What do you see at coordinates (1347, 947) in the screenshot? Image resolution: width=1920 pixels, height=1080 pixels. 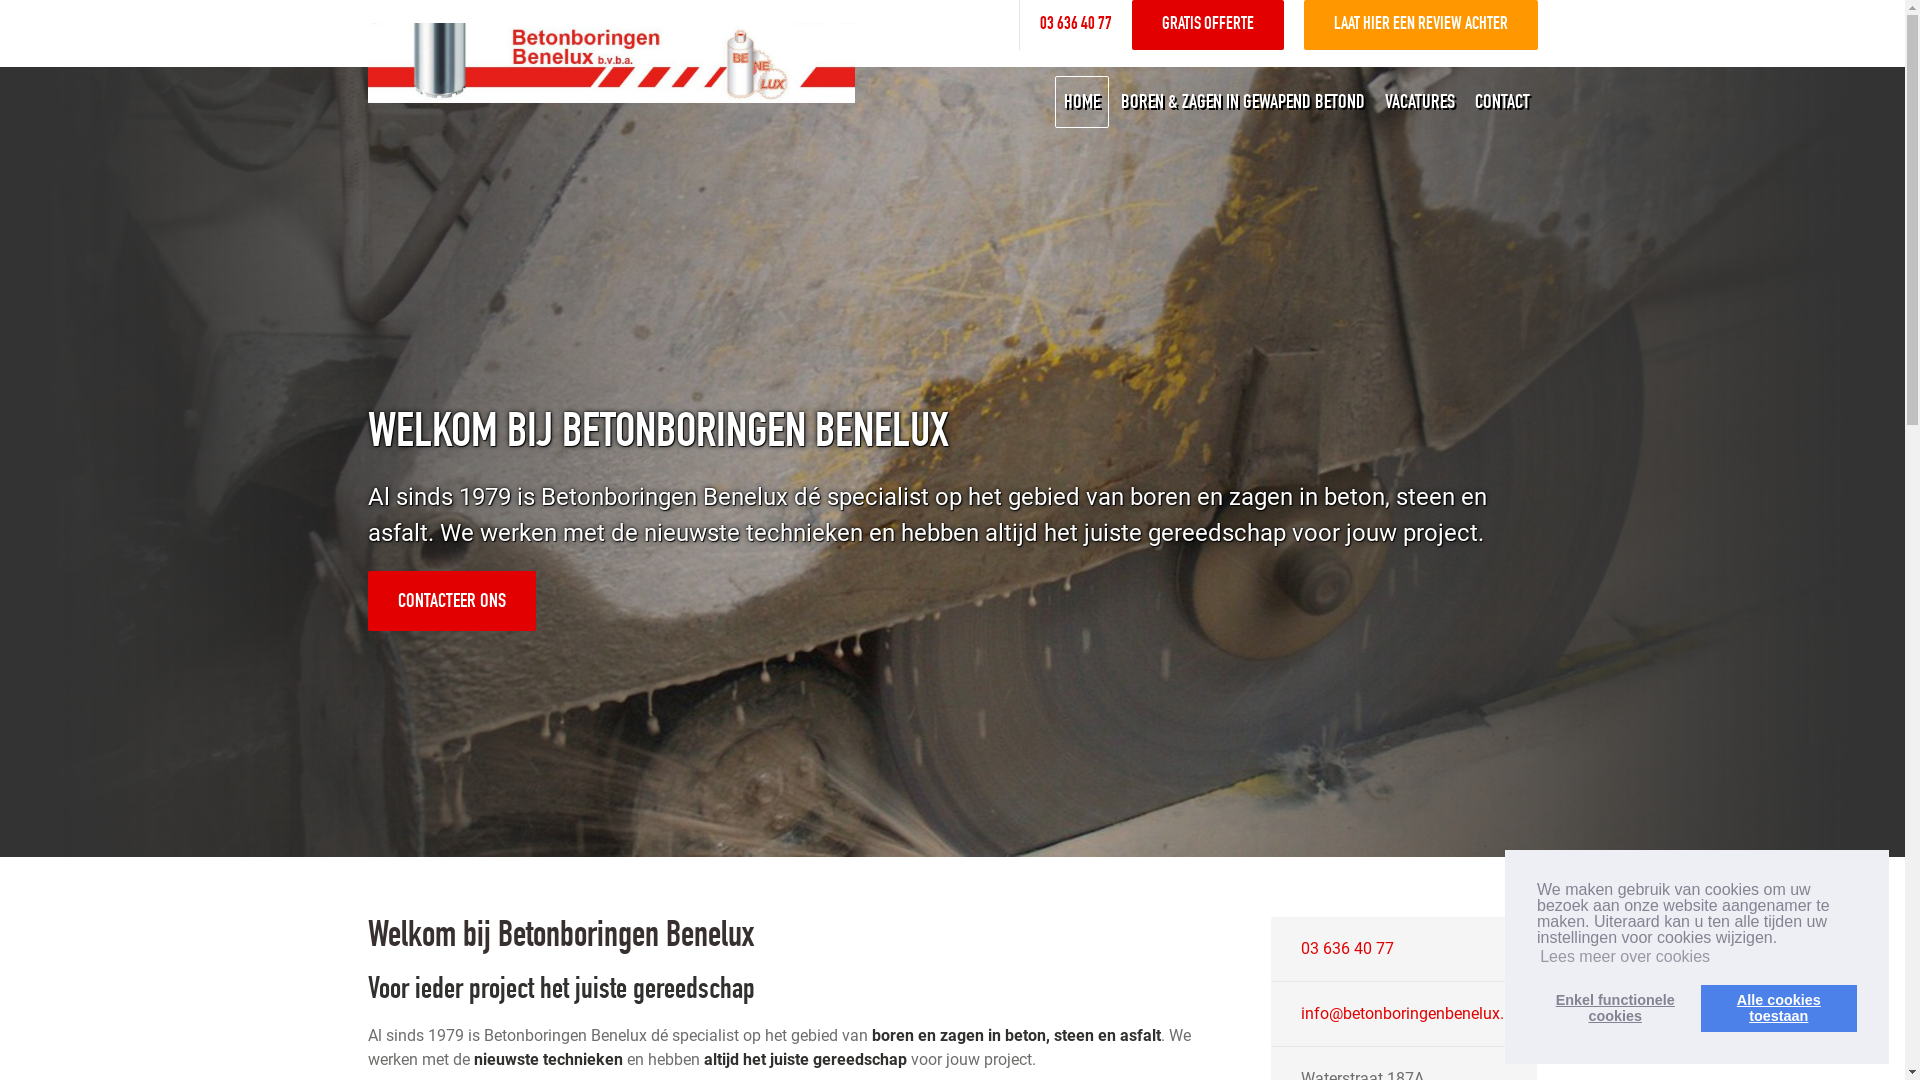 I see `'03 636 40 77'` at bounding box center [1347, 947].